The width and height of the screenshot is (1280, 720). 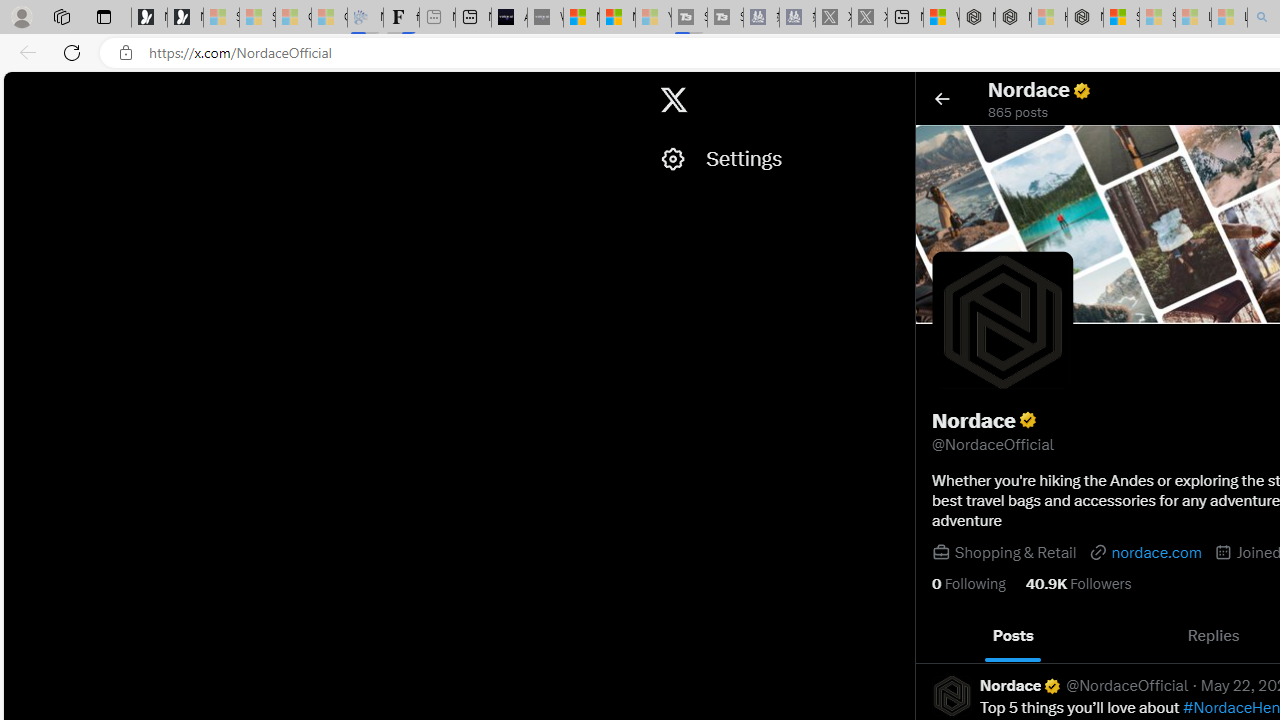 What do you see at coordinates (616, 17) in the screenshot?
I see `'Microsoft Start'` at bounding box center [616, 17].